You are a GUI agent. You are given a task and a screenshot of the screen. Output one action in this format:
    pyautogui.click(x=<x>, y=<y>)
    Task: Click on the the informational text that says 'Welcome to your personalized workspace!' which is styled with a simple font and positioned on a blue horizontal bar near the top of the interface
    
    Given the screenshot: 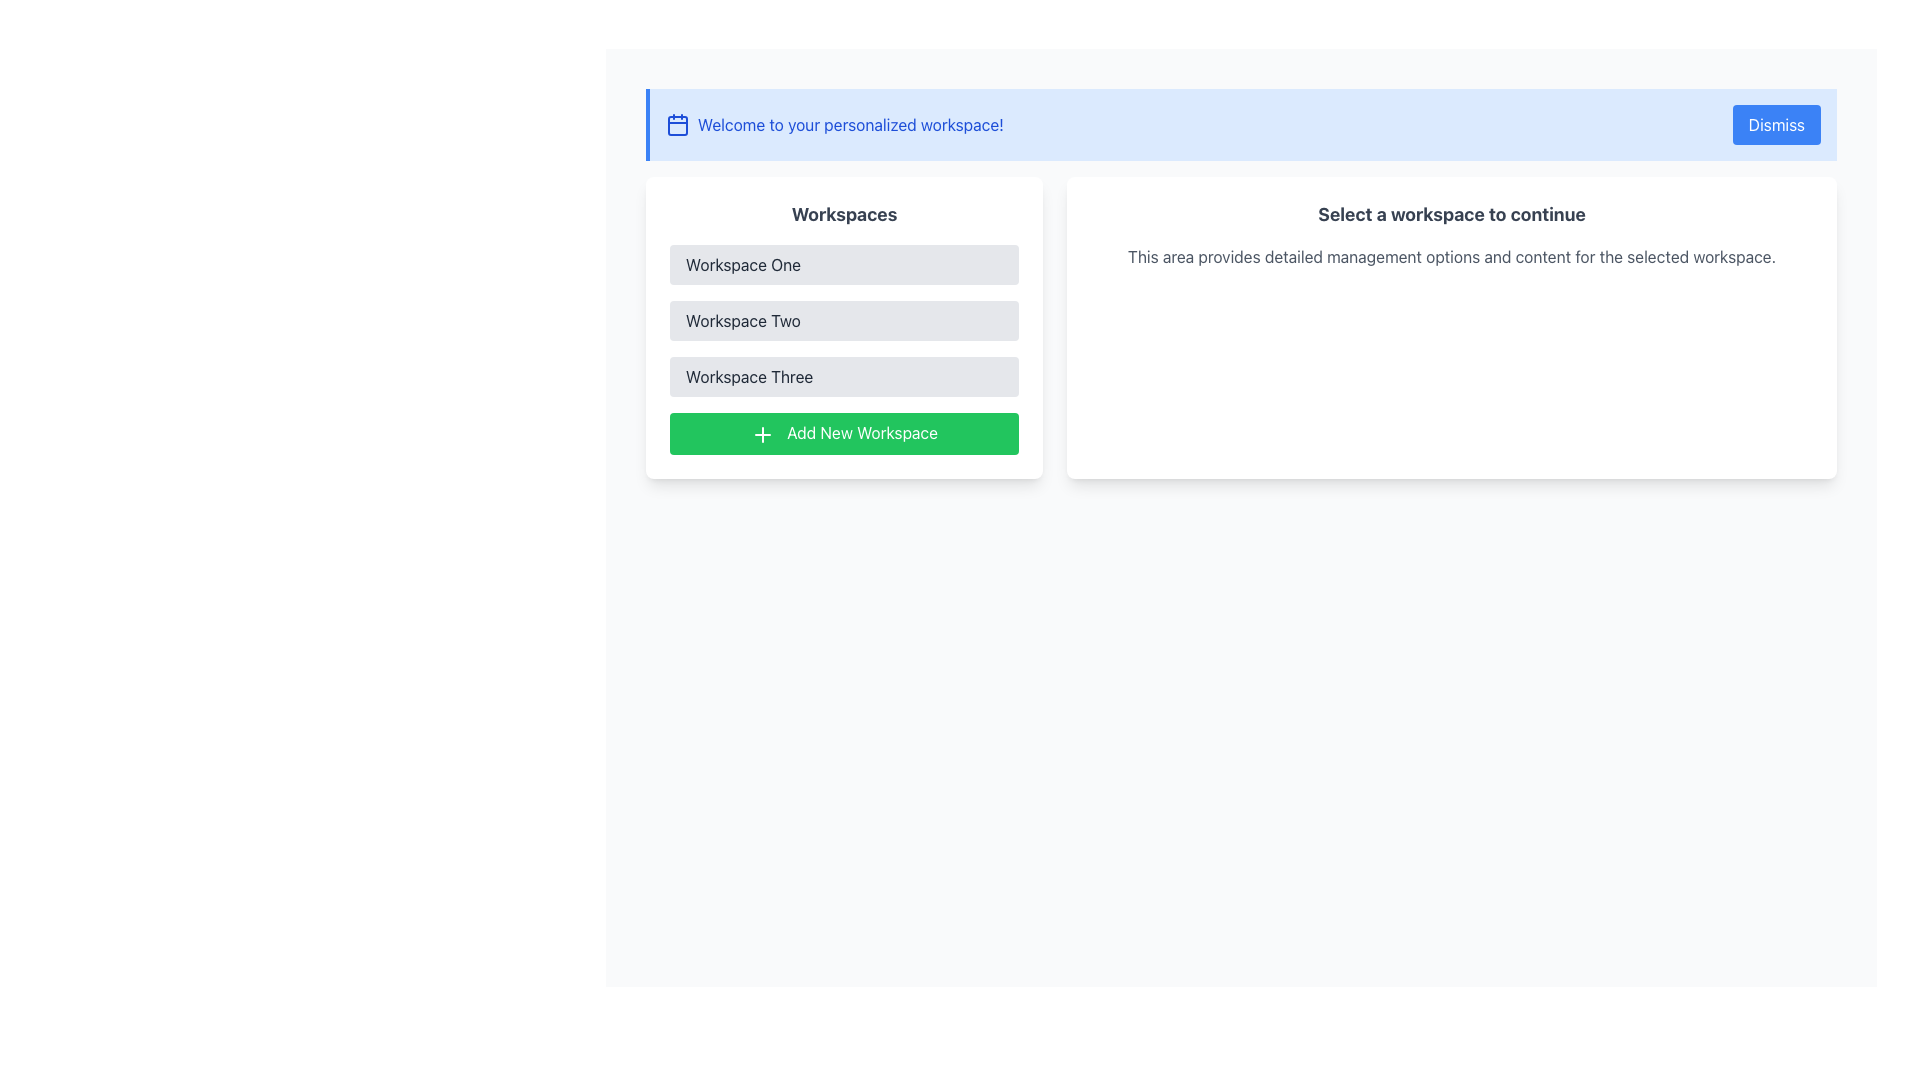 What is the action you would take?
    pyautogui.click(x=850, y=124)
    